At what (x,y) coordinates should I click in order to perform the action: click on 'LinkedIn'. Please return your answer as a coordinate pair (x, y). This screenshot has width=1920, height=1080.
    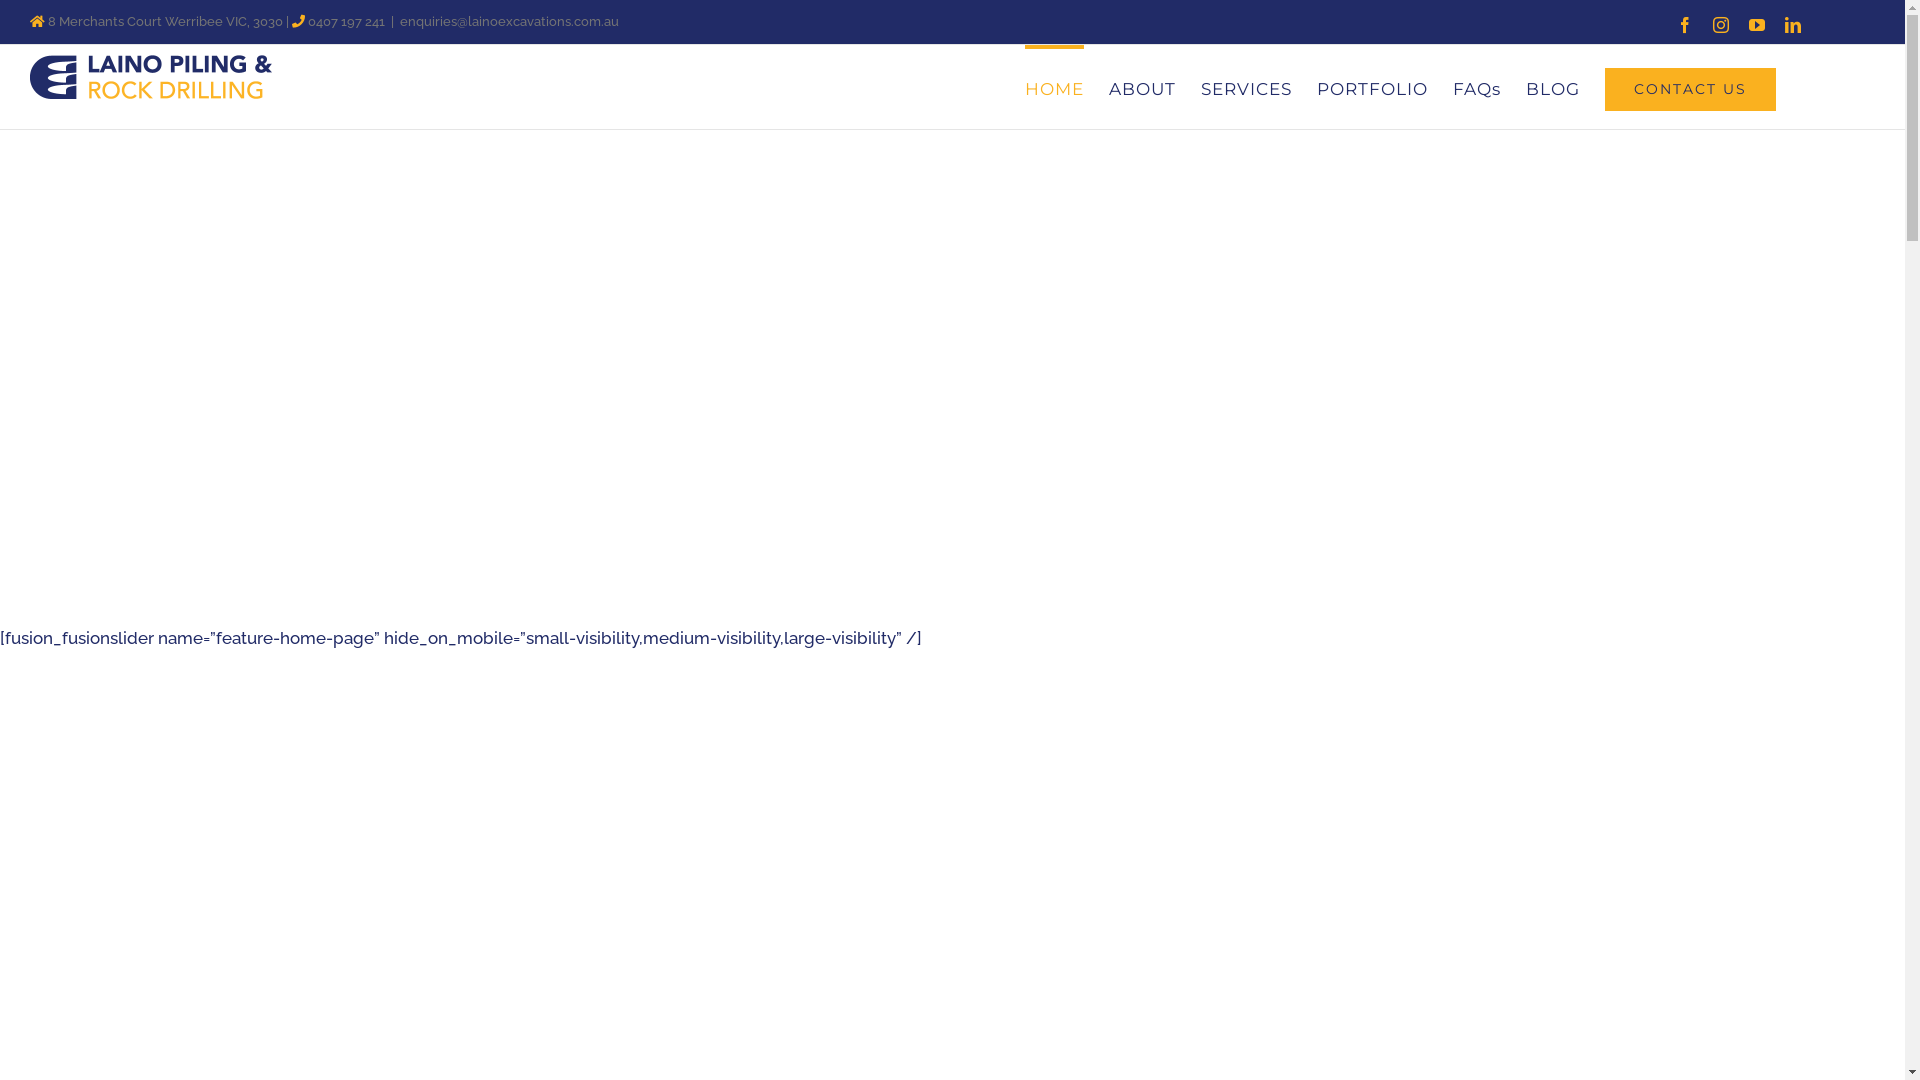
    Looking at the image, I should click on (1793, 23).